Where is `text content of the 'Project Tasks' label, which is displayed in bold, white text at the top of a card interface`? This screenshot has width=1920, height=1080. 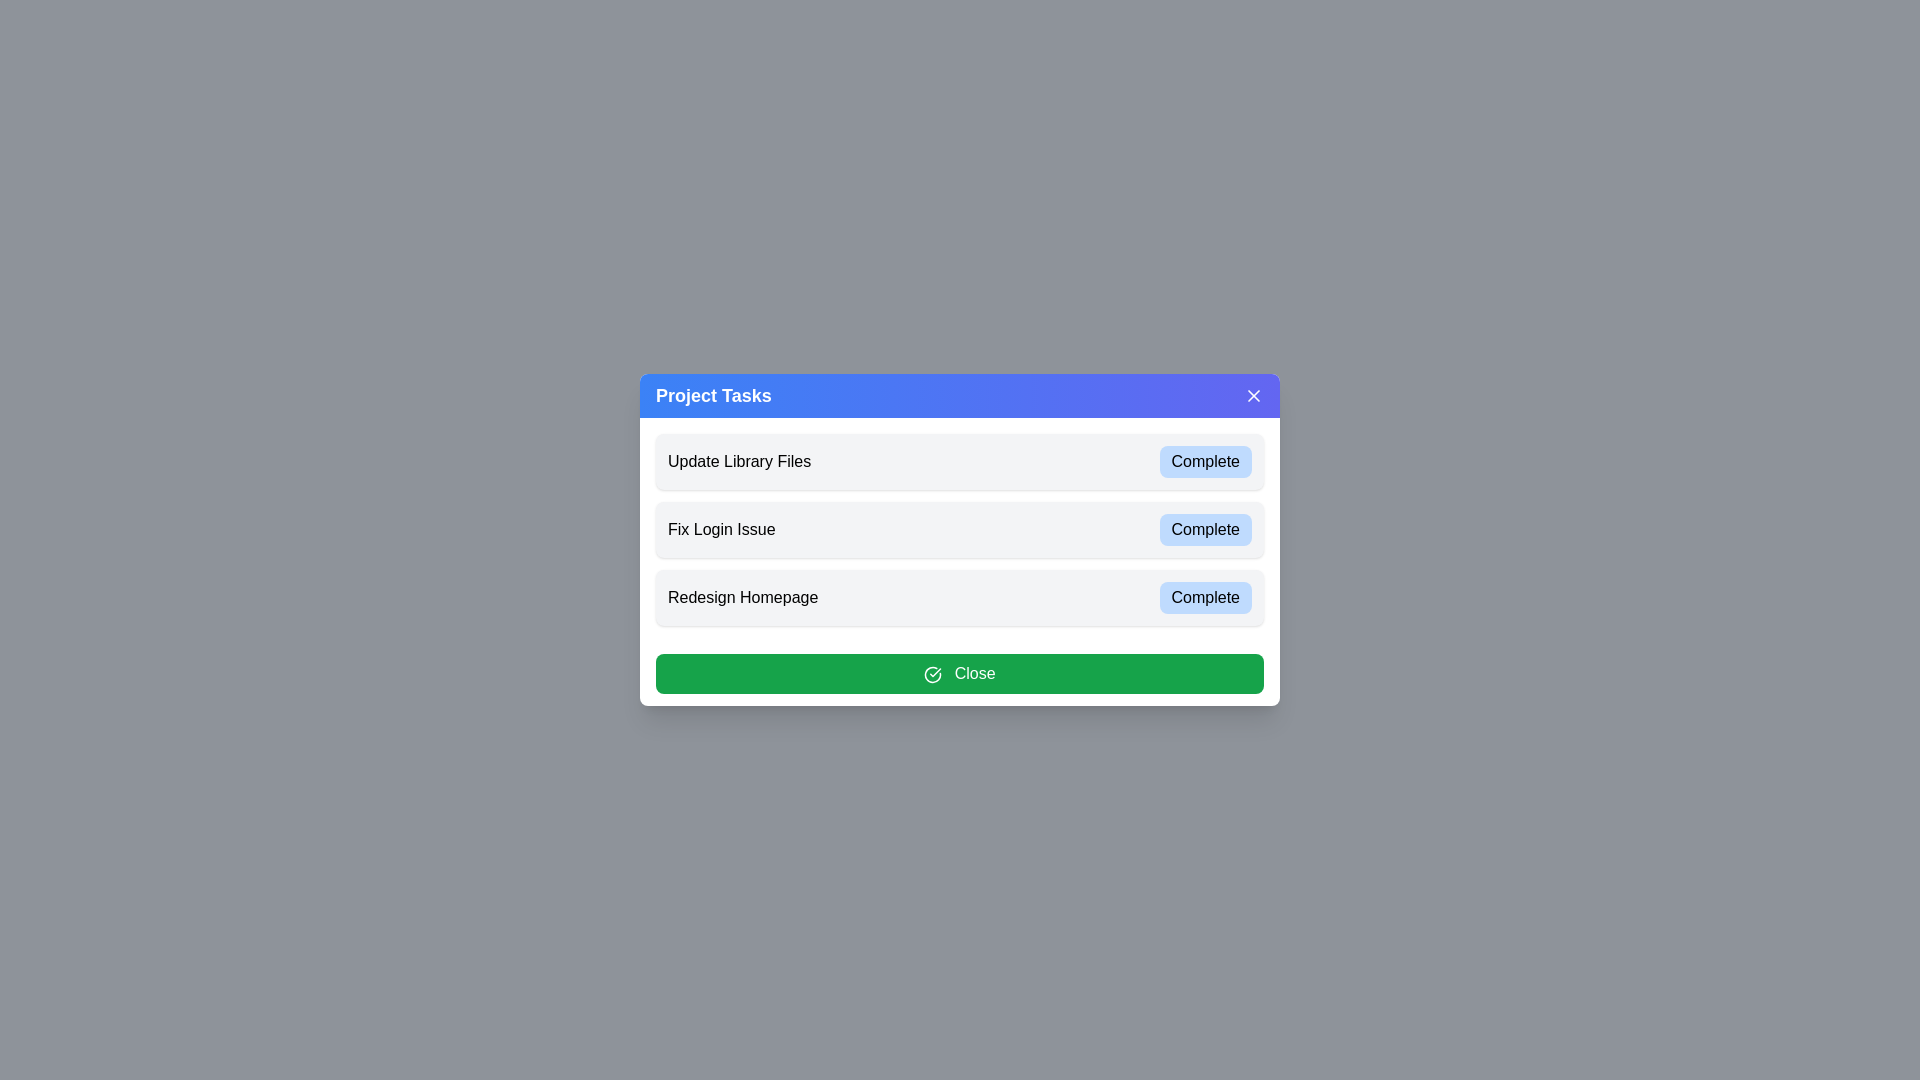 text content of the 'Project Tasks' label, which is displayed in bold, white text at the top of a card interface is located at coordinates (713, 396).